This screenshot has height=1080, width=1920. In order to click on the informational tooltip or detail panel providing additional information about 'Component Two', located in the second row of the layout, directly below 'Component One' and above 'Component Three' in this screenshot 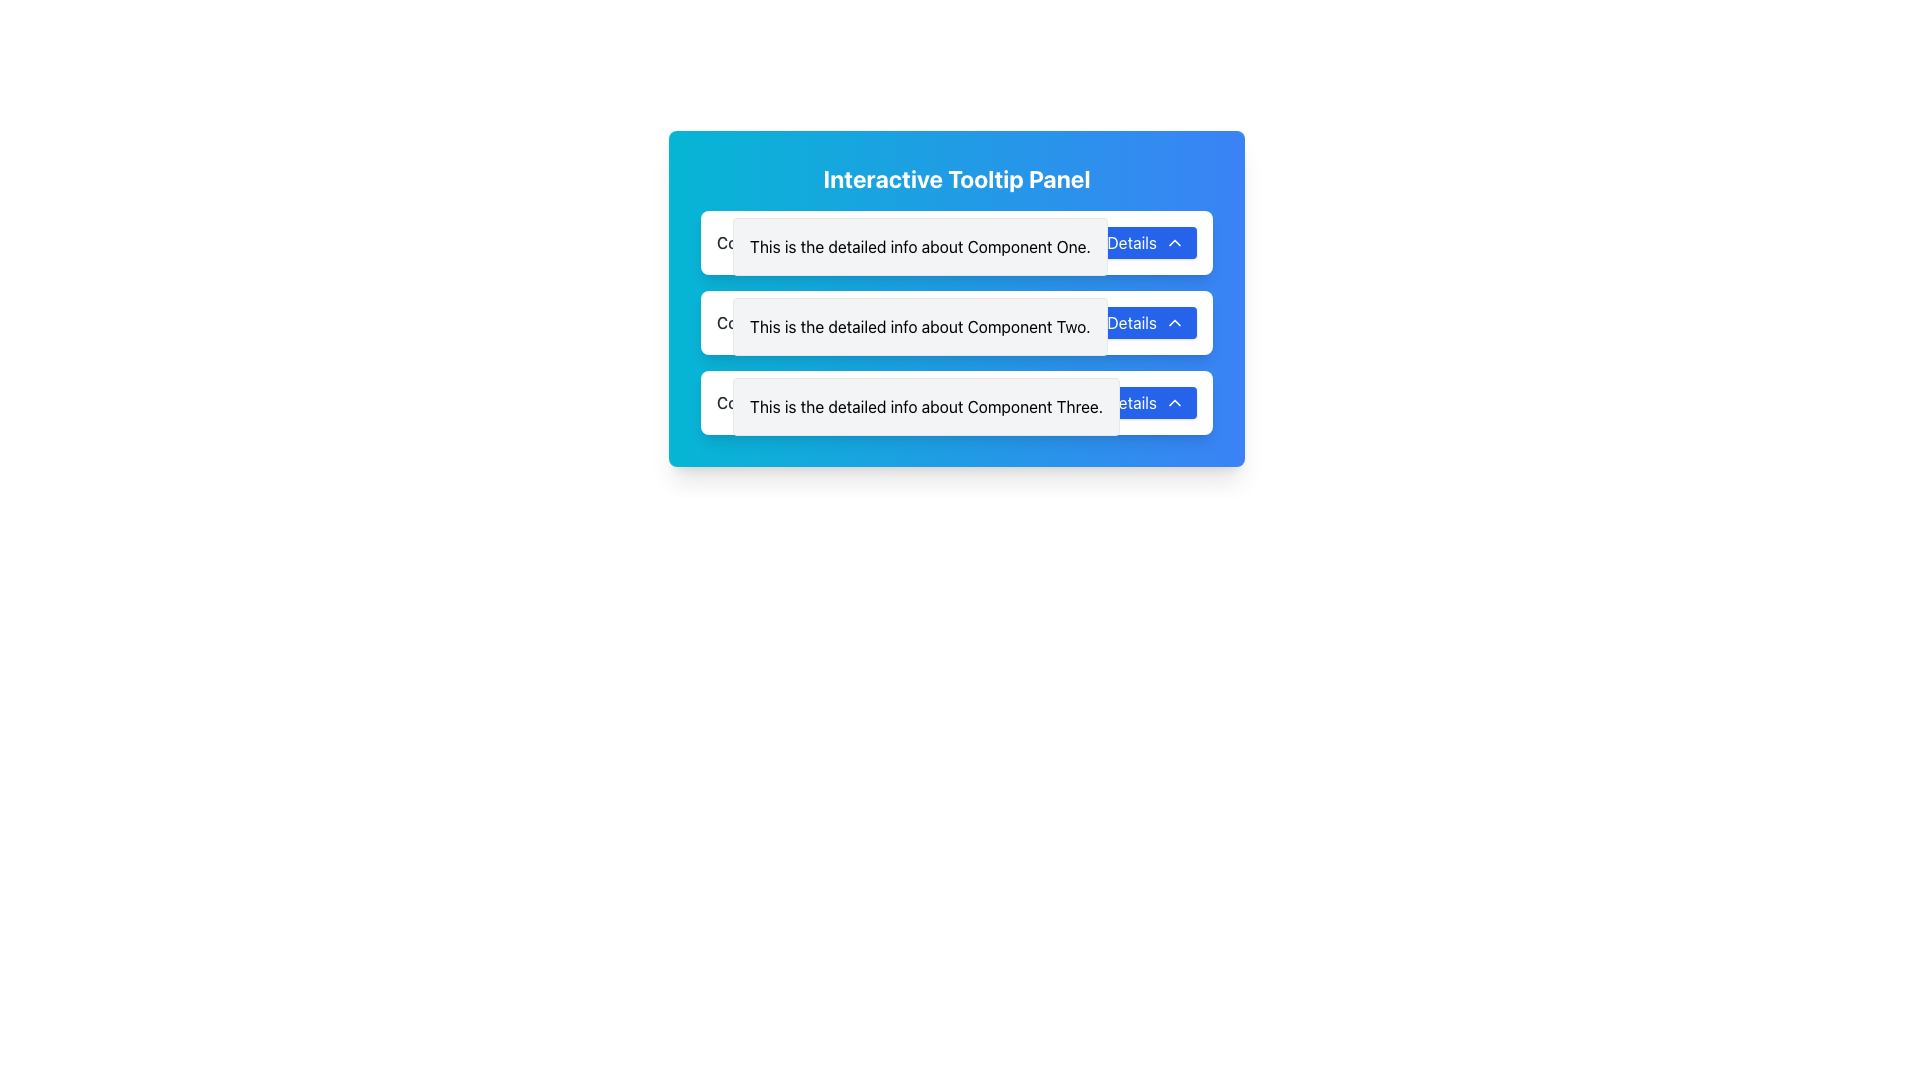, I will do `click(919, 326)`.